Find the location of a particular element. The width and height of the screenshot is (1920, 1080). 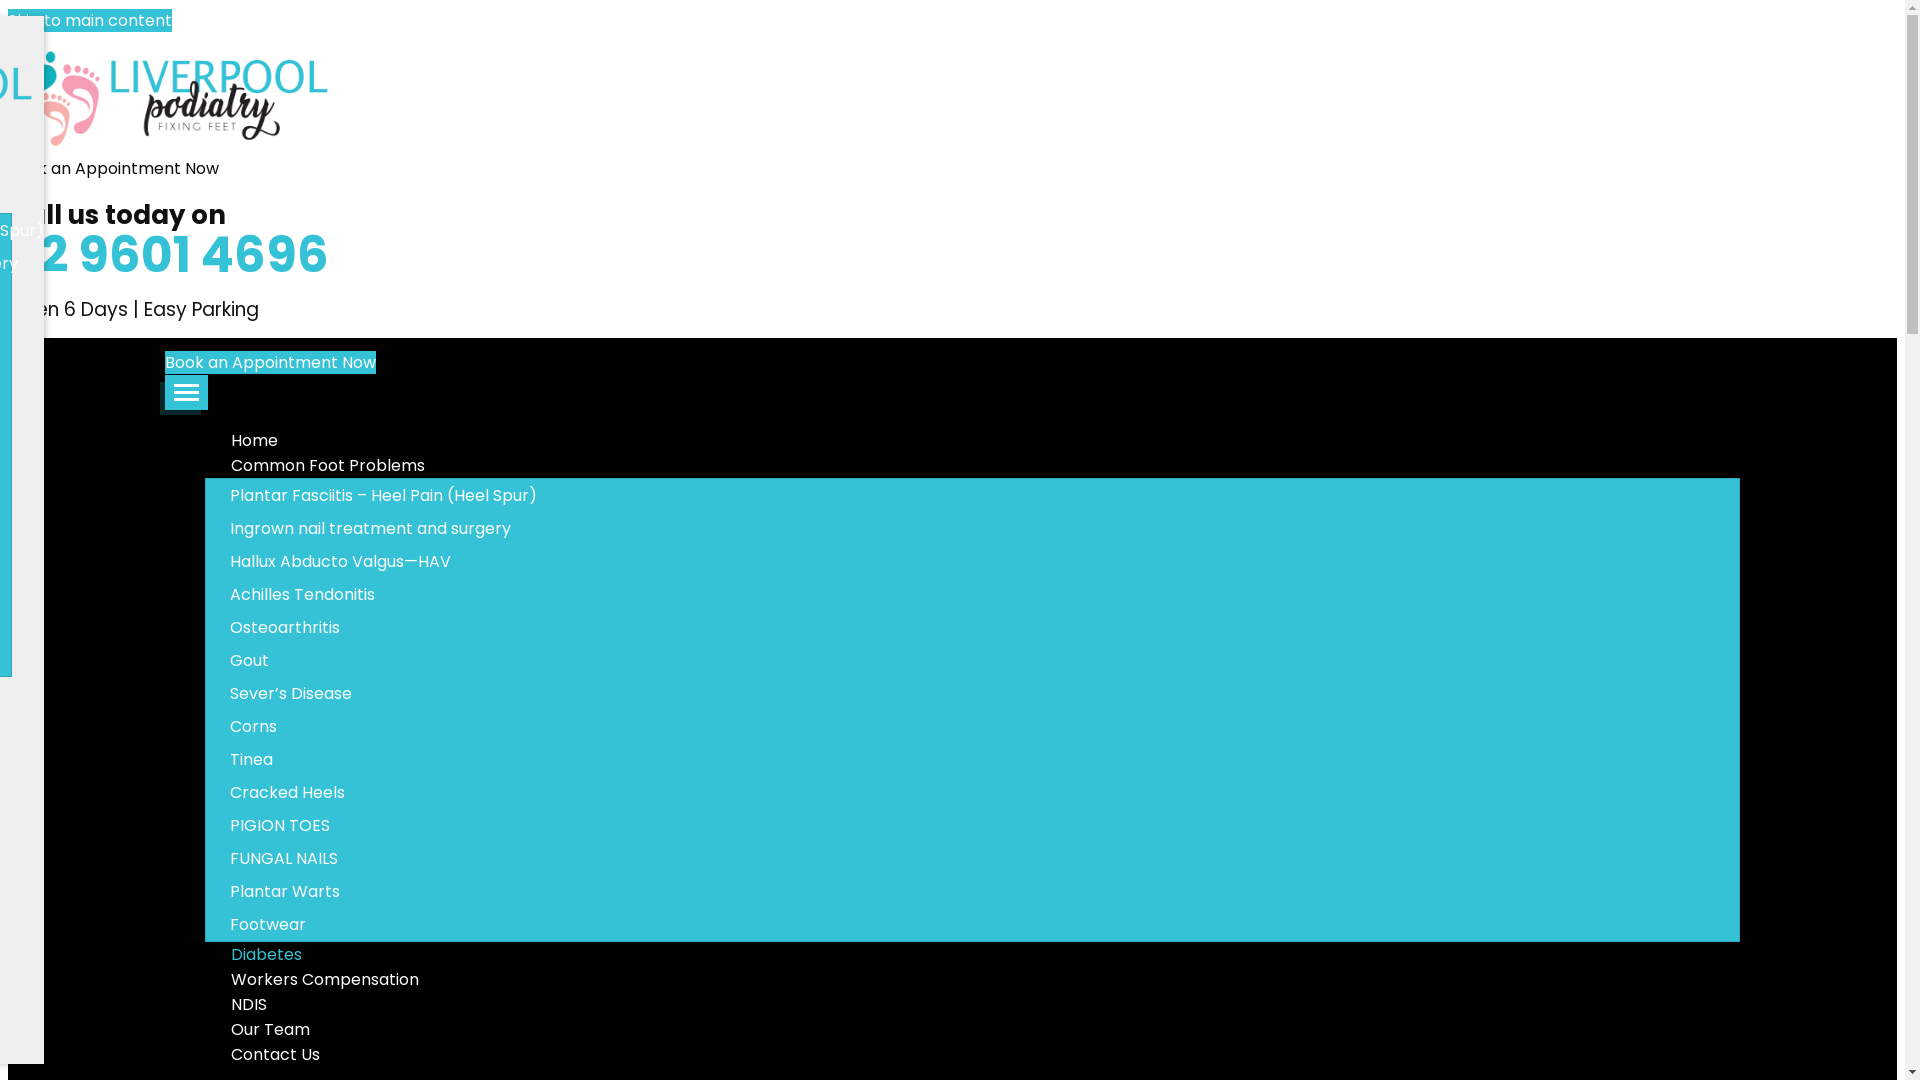

'NDIS' is located at coordinates (247, 1004).